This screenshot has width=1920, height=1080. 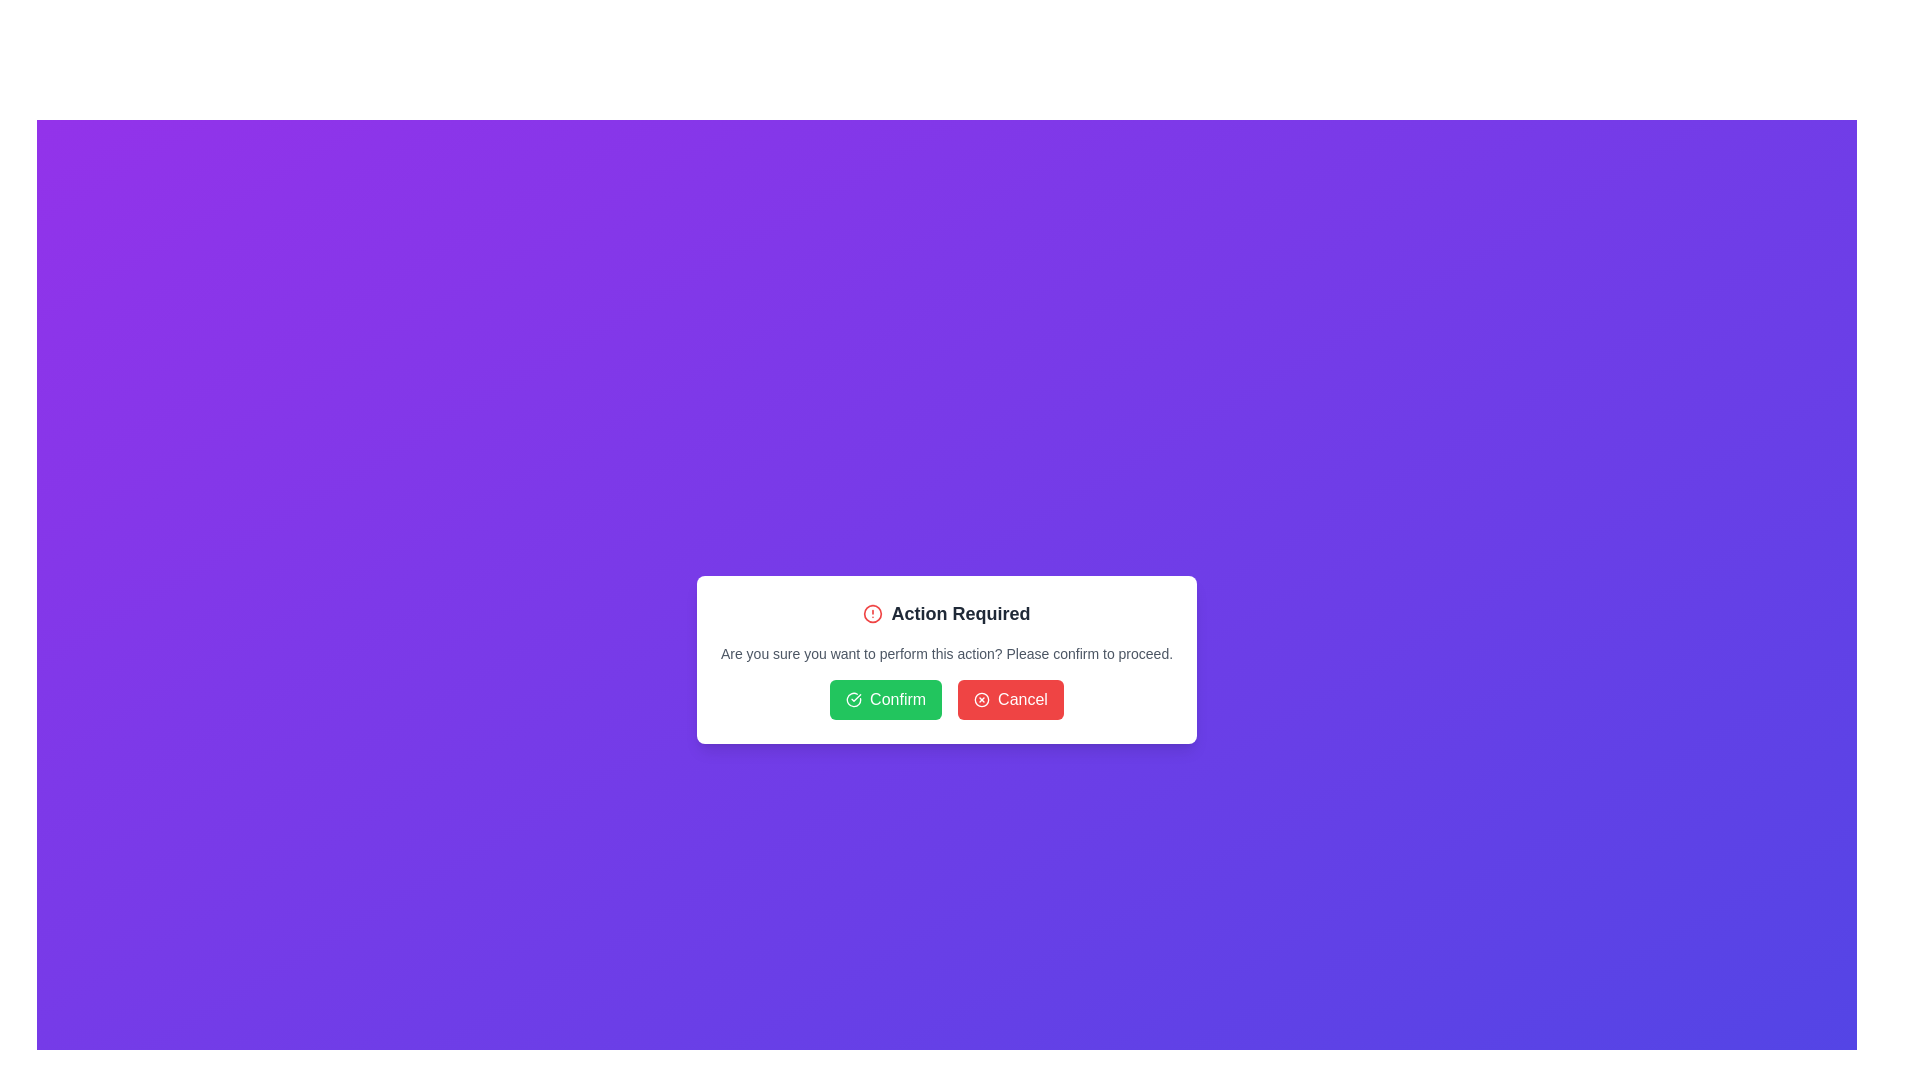 I want to click on the Circle SVG element that serves as the background of the alert icon for 'Action Required' in the modal dialog, so click(x=873, y=612).